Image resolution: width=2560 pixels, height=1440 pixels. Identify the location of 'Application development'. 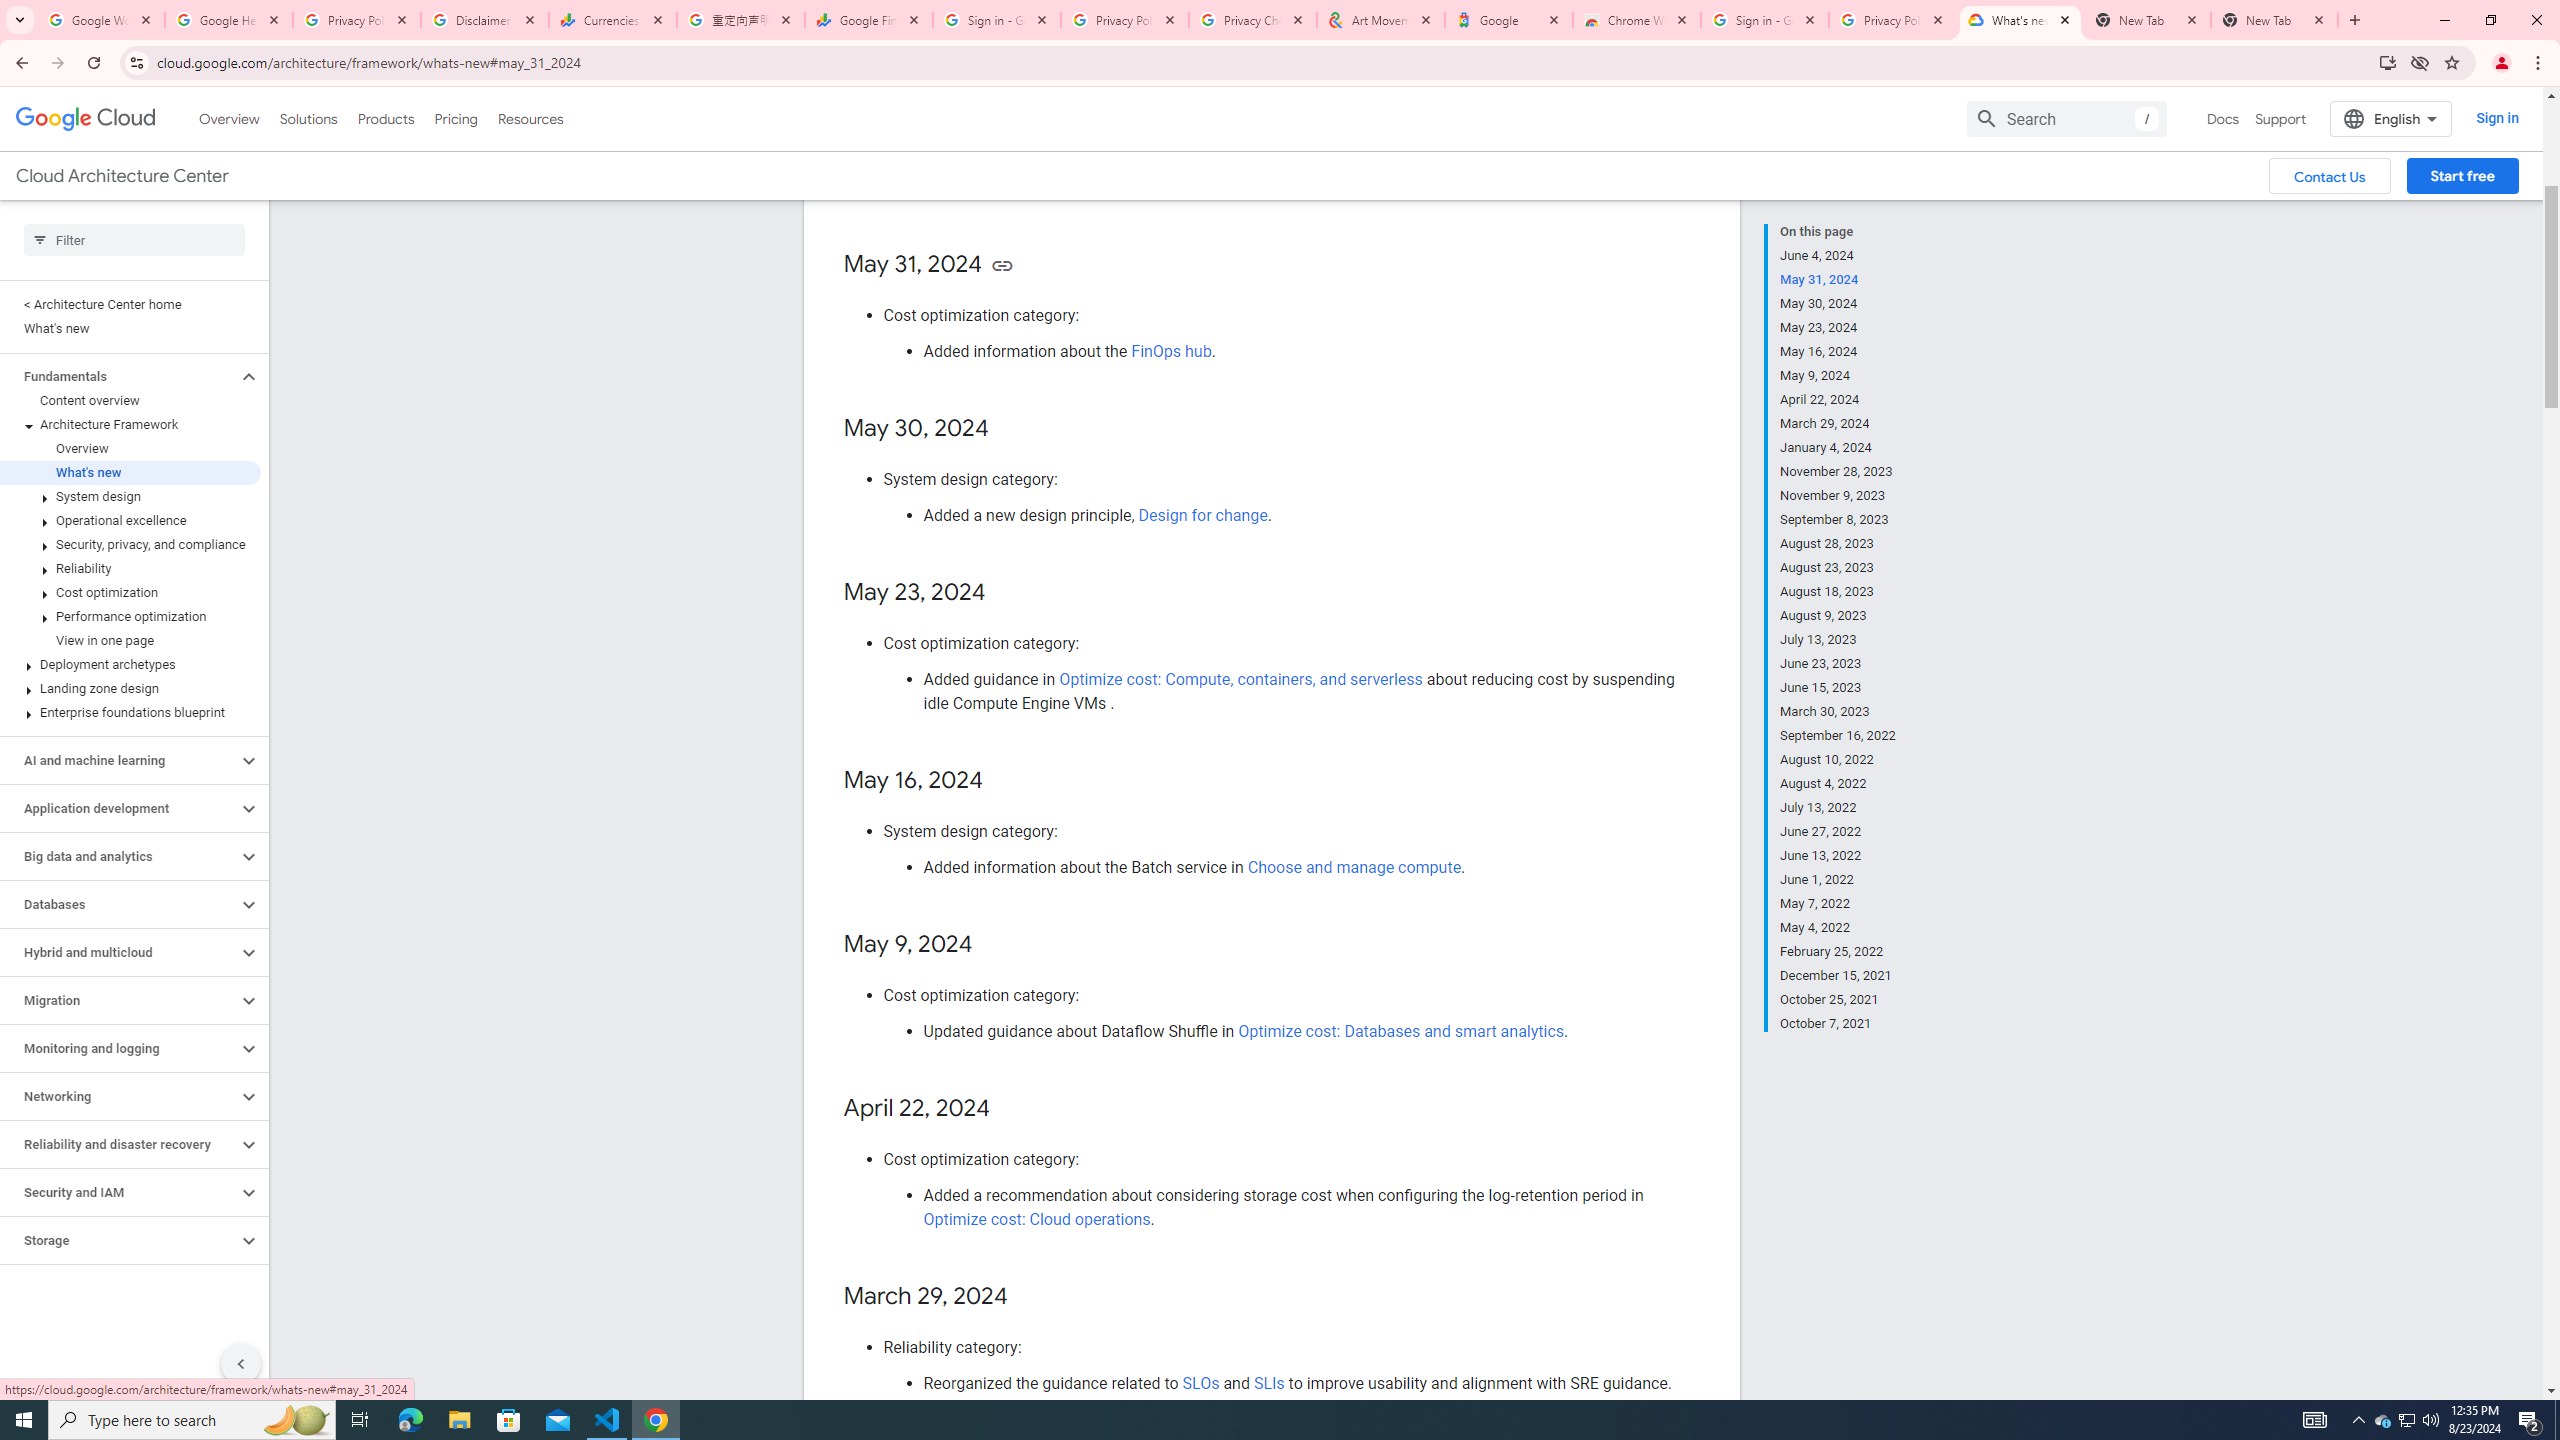
(118, 808).